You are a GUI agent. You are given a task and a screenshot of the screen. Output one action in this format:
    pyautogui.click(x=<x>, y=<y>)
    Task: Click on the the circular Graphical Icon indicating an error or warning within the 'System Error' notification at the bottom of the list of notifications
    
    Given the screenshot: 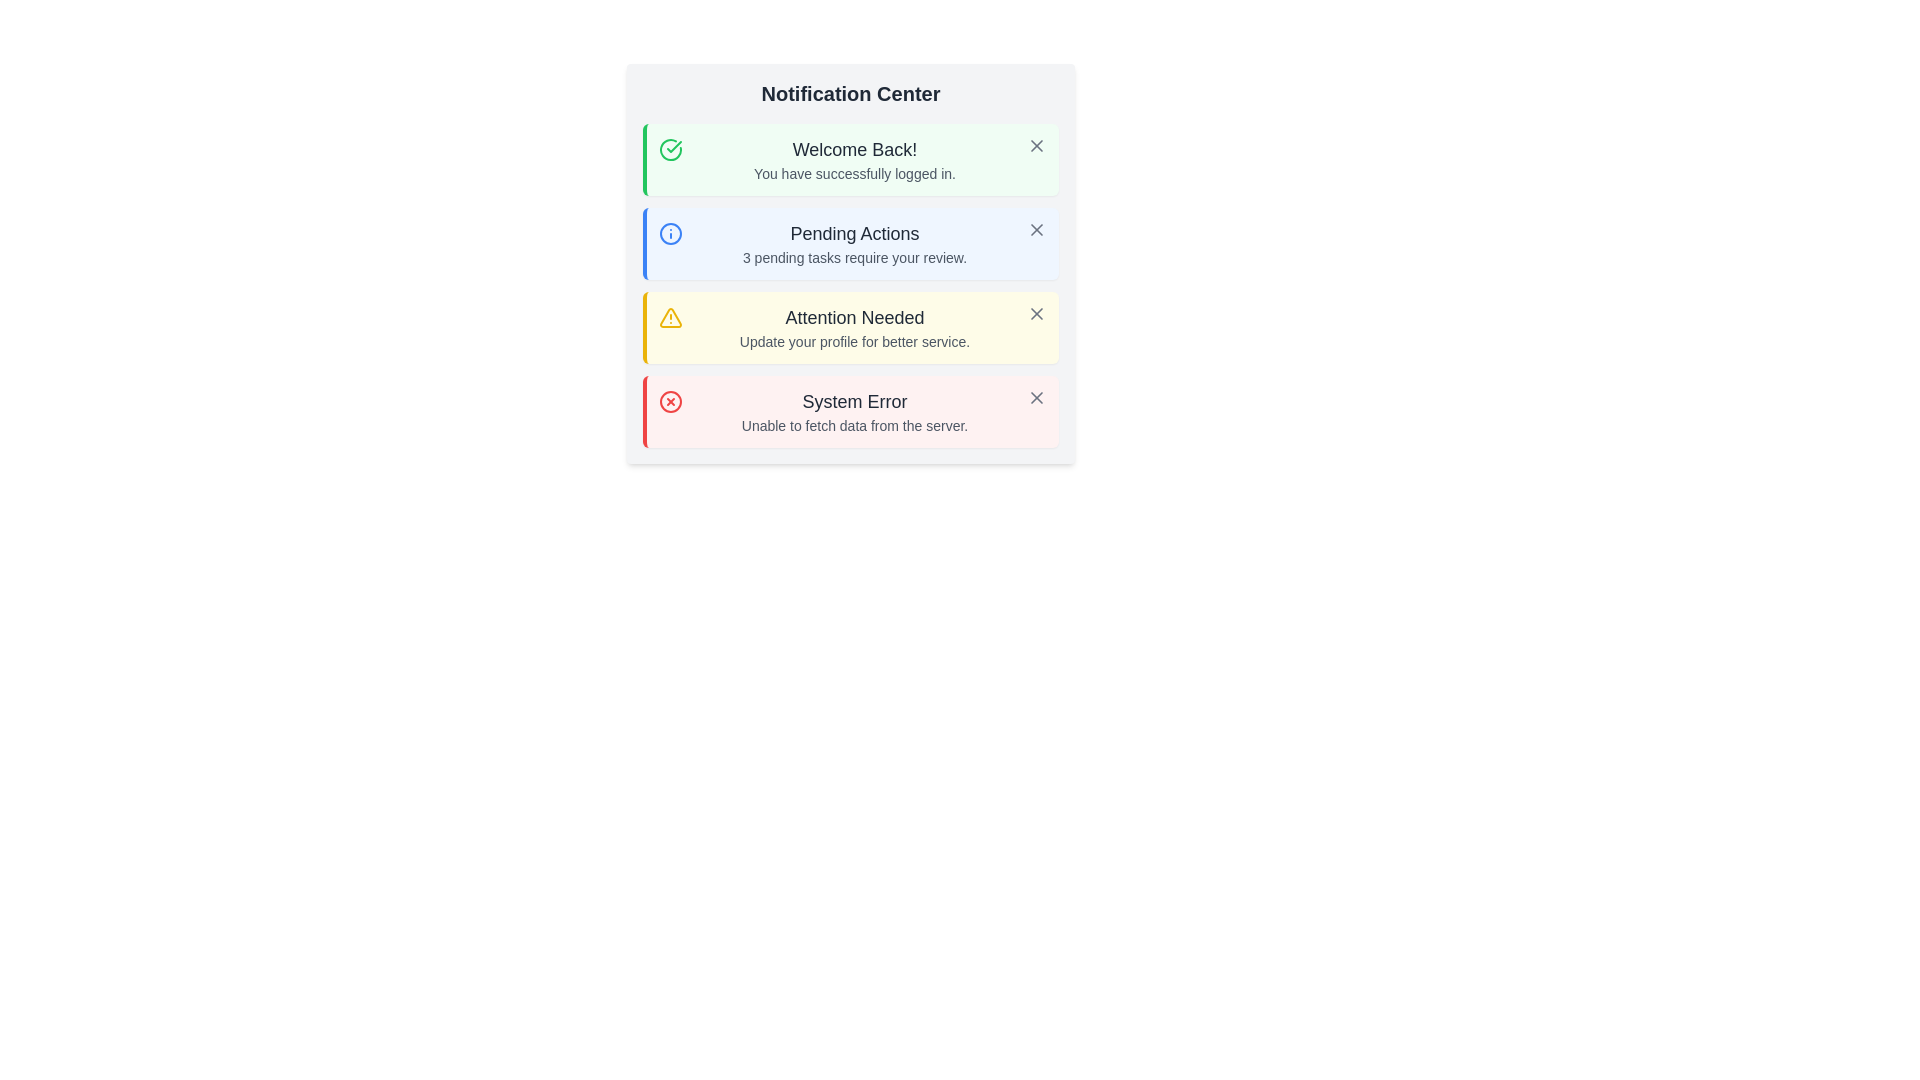 What is the action you would take?
    pyautogui.click(x=671, y=401)
    